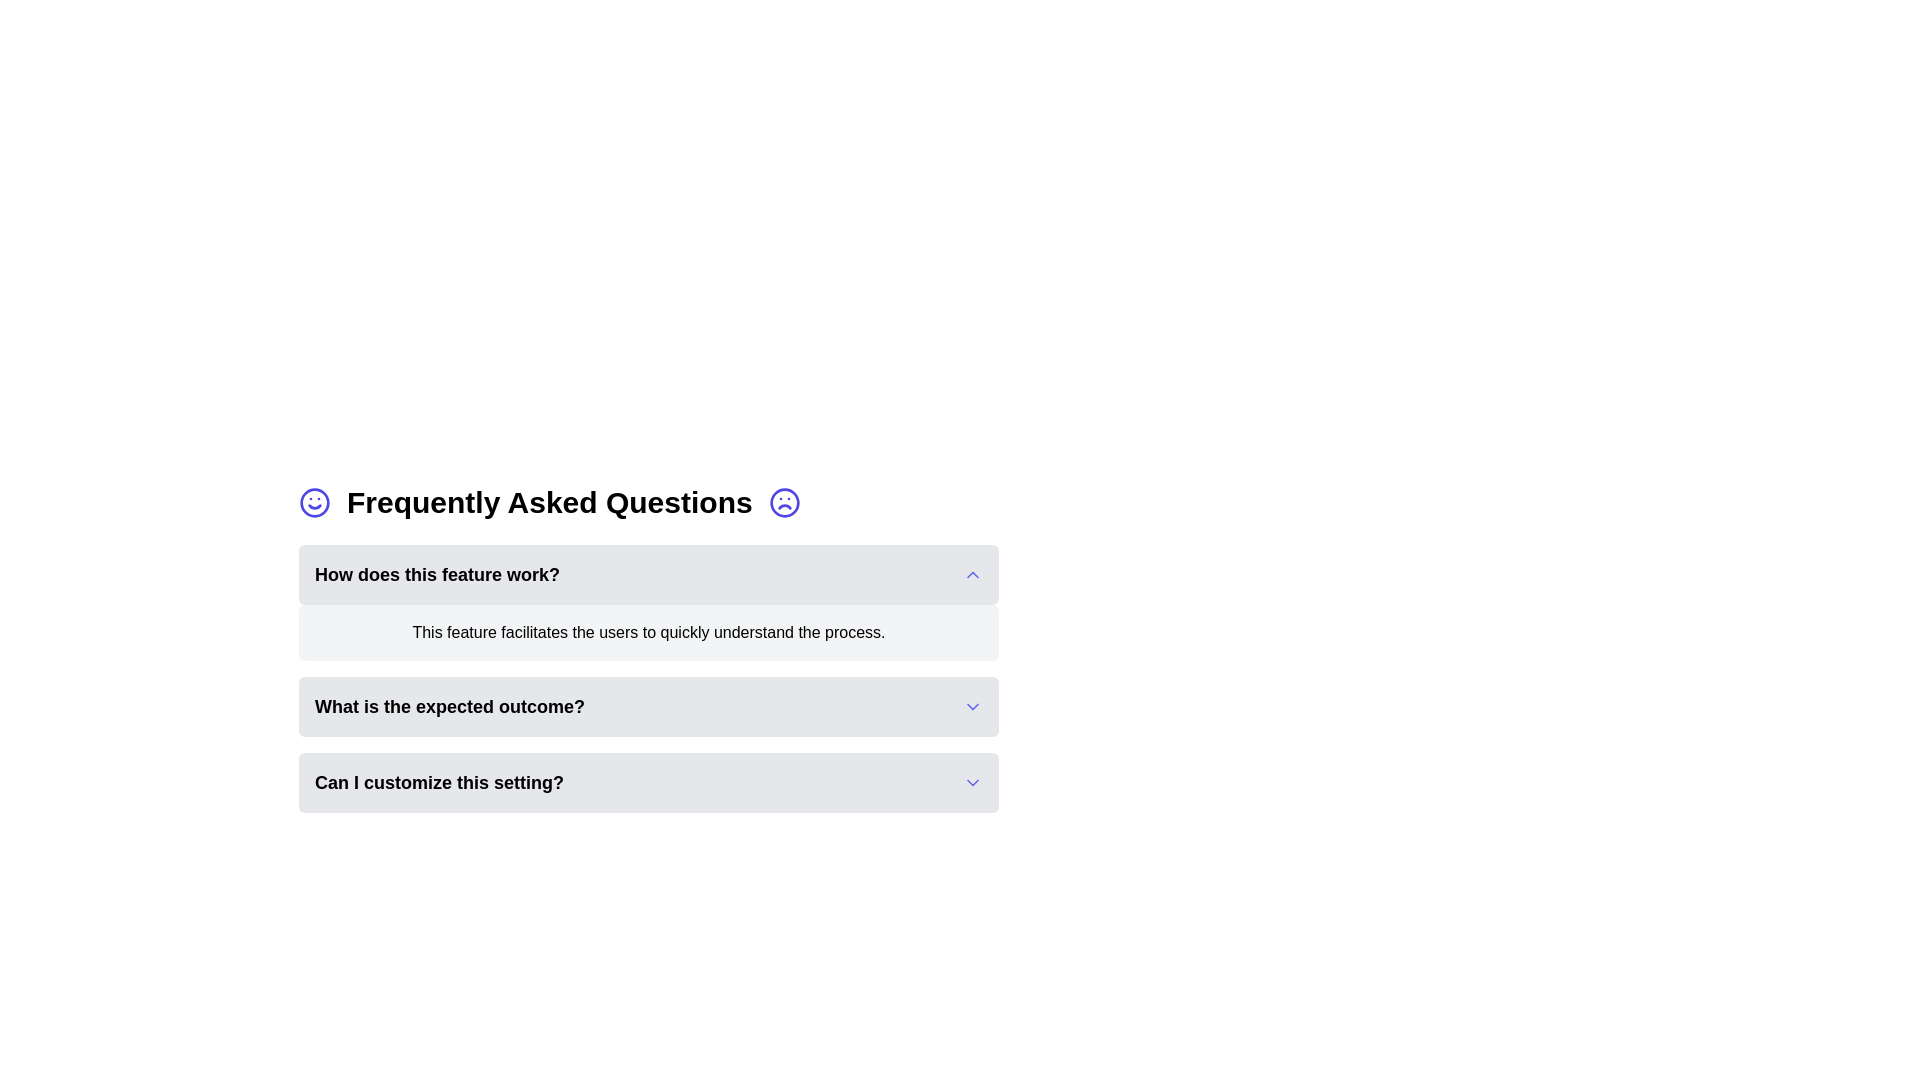 This screenshot has height=1080, width=1920. I want to click on the downward-facing chevron icon, which is blue and outlined, located on the right side of a grey rectangle containing the text 'Can I customize this setting?', so click(973, 782).